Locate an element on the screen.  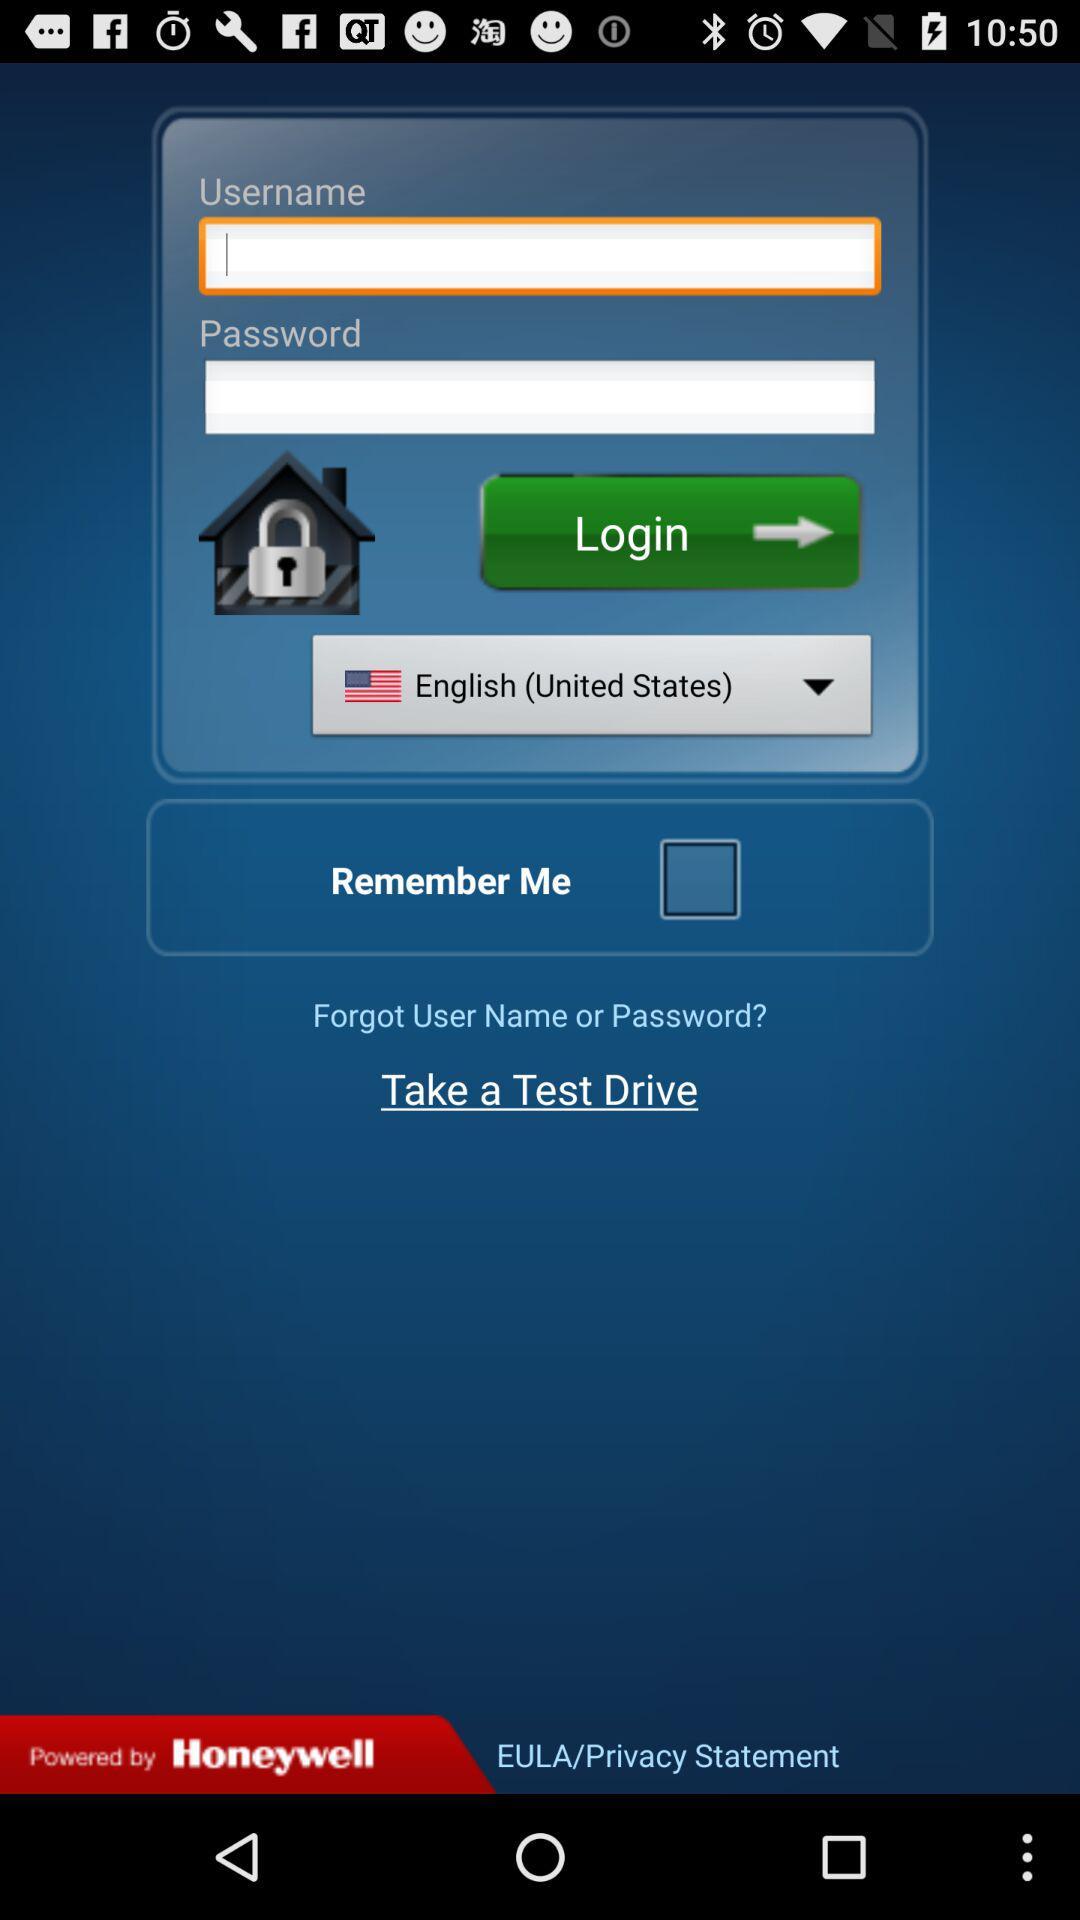
remember me button is located at coordinates (698, 877).